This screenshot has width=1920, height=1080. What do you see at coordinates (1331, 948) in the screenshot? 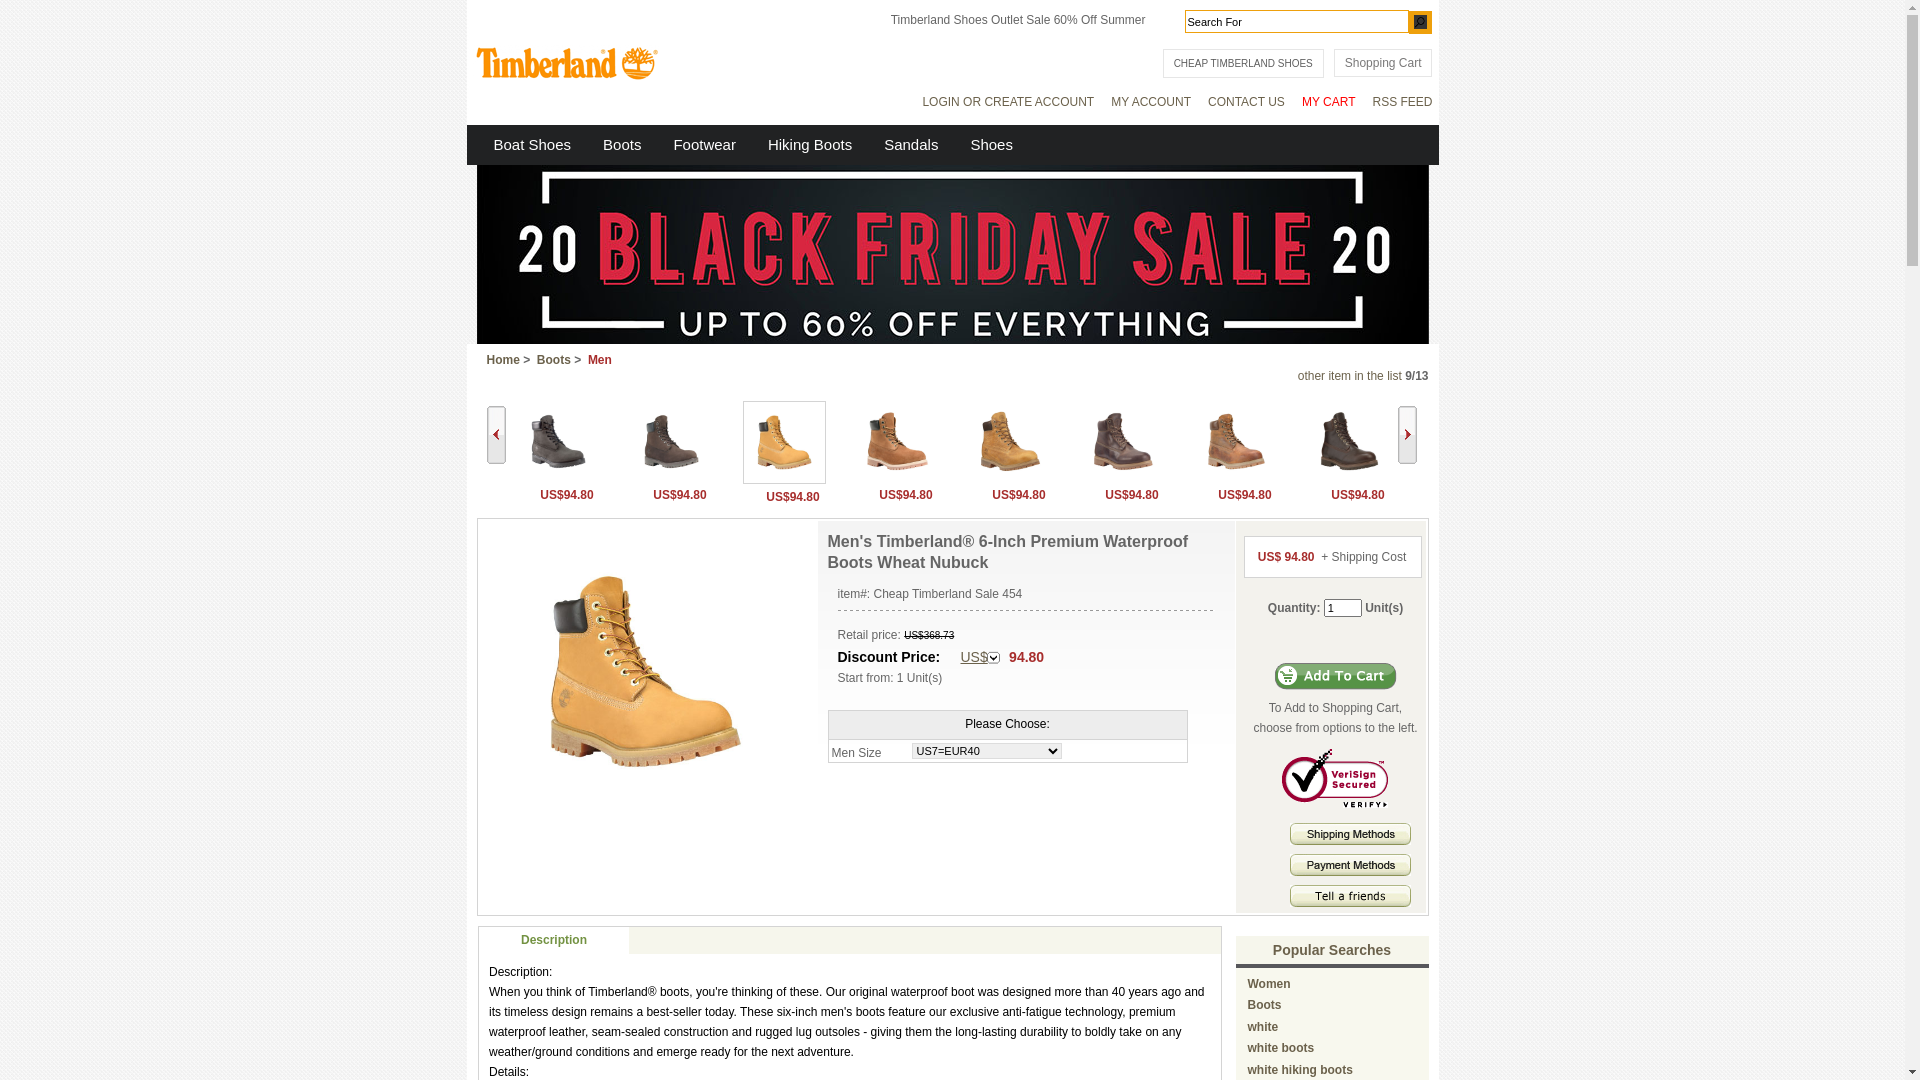
I see `'Popular Searches'` at bounding box center [1331, 948].